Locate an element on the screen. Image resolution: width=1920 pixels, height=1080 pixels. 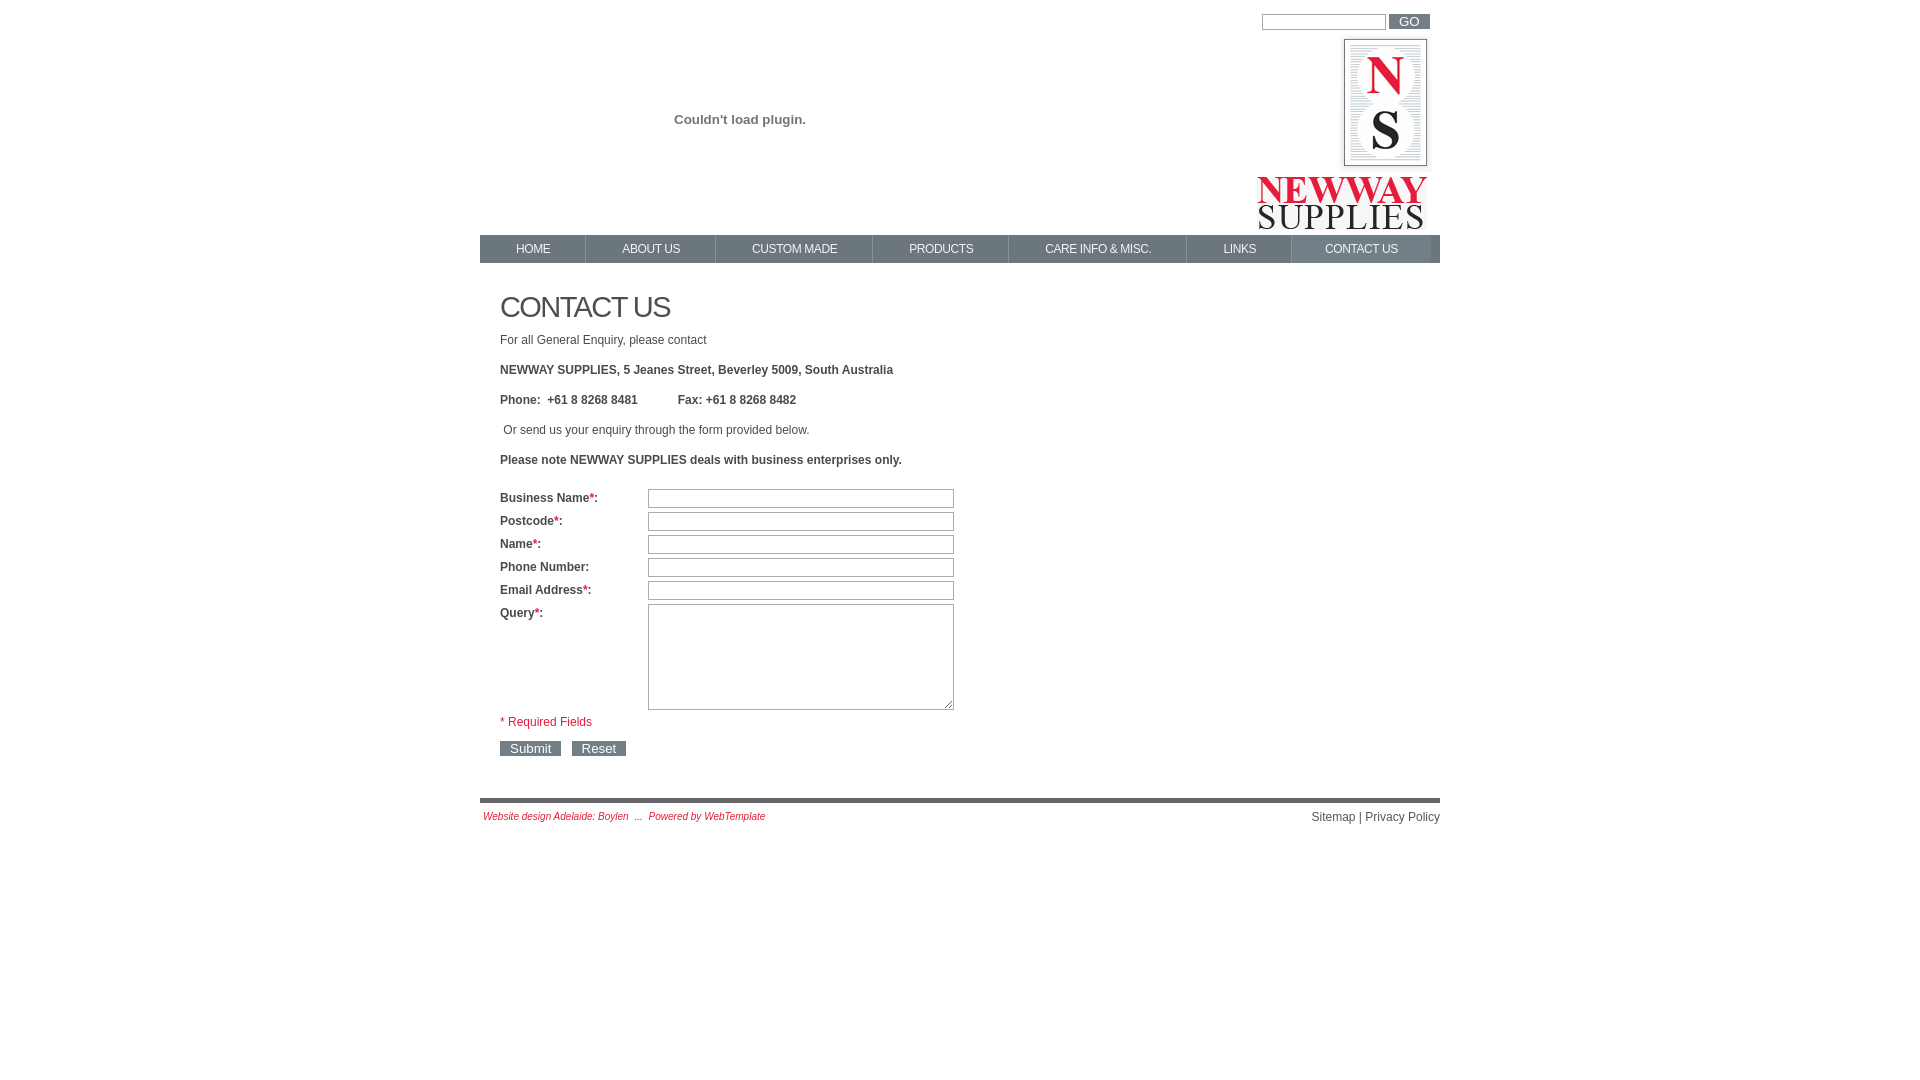
'LINKS' is located at coordinates (1237, 248).